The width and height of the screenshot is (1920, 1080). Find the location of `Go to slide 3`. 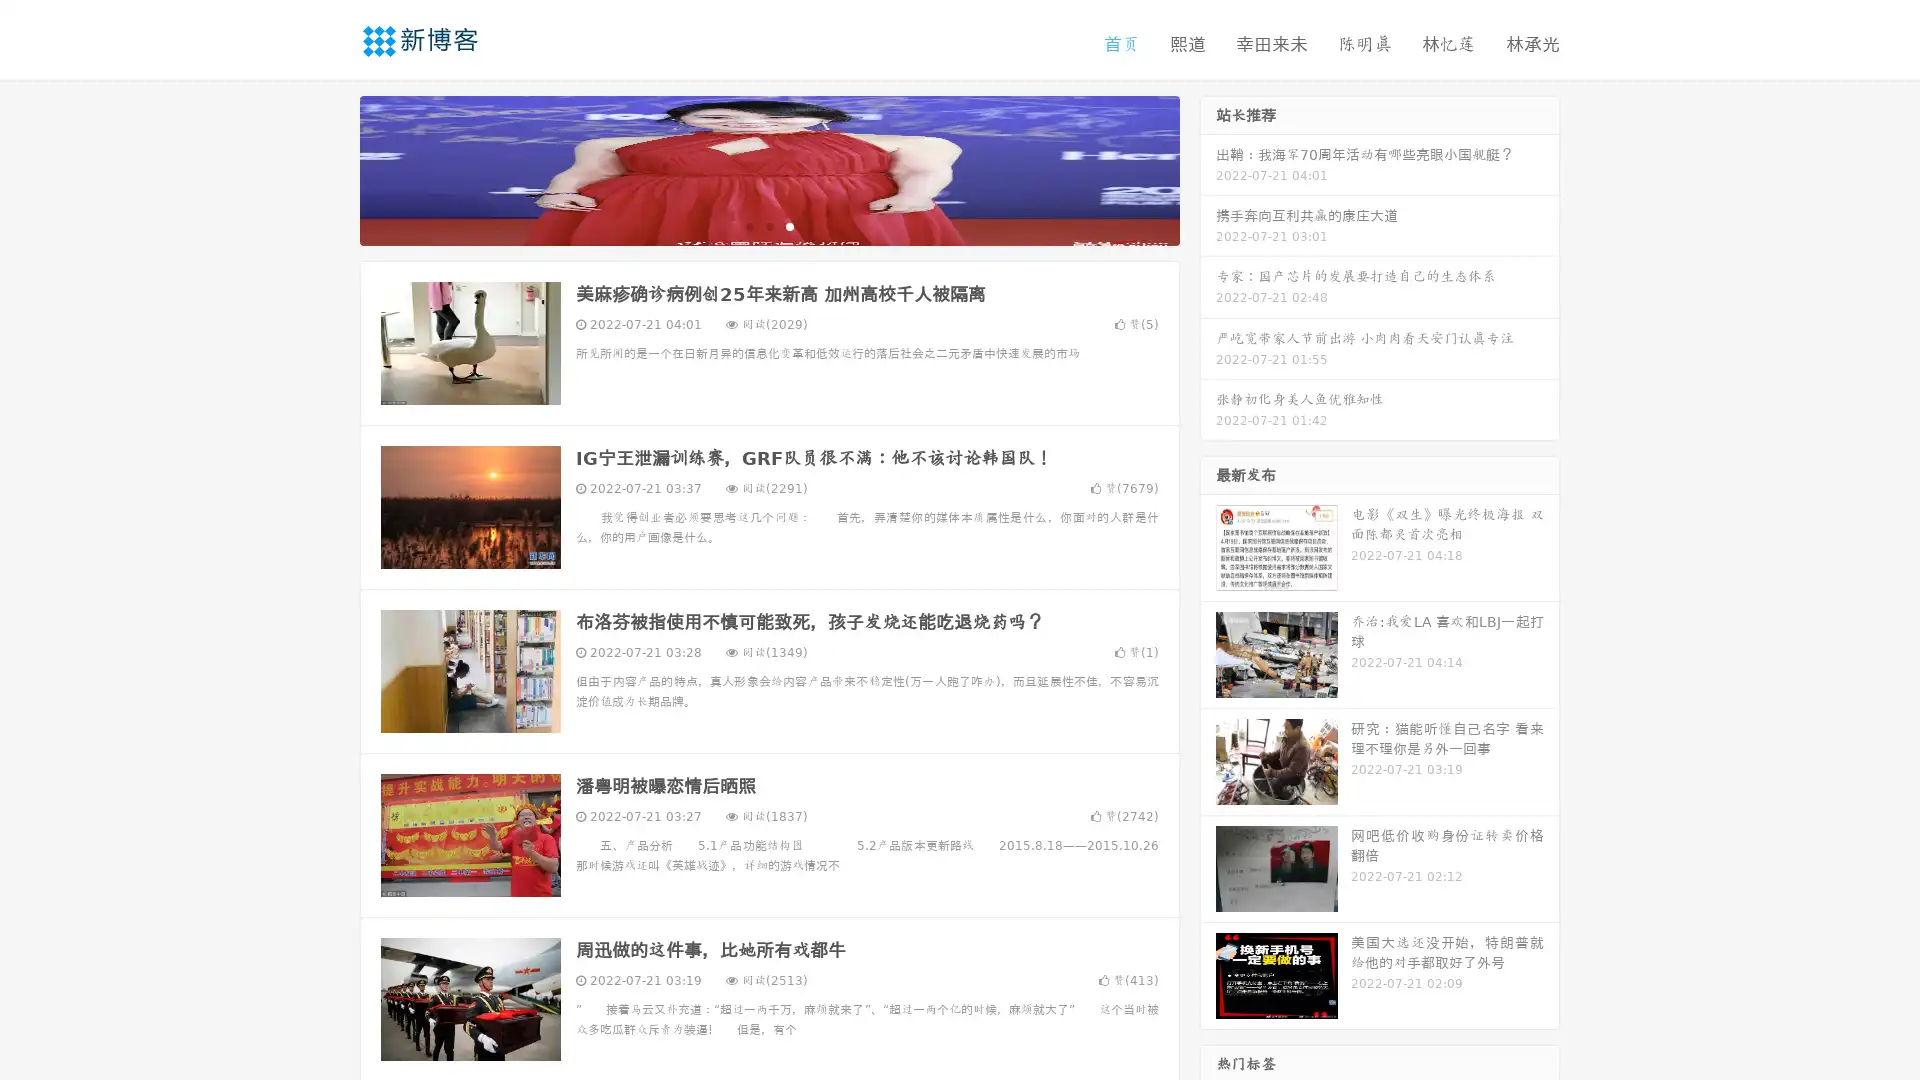

Go to slide 3 is located at coordinates (789, 225).